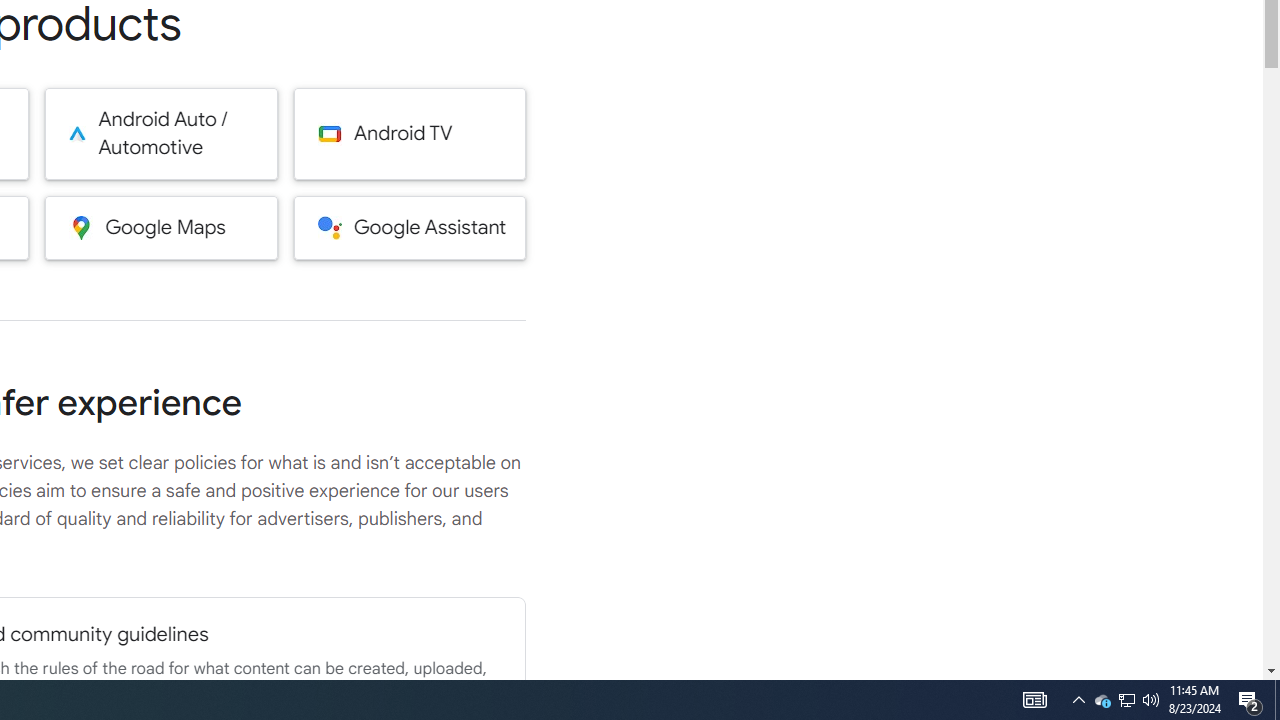 The width and height of the screenshot is (1280, 720). Describe the element at coordinates (161, 133) in the screenshot. I see `'Android Auto / Automotive'` at that location.